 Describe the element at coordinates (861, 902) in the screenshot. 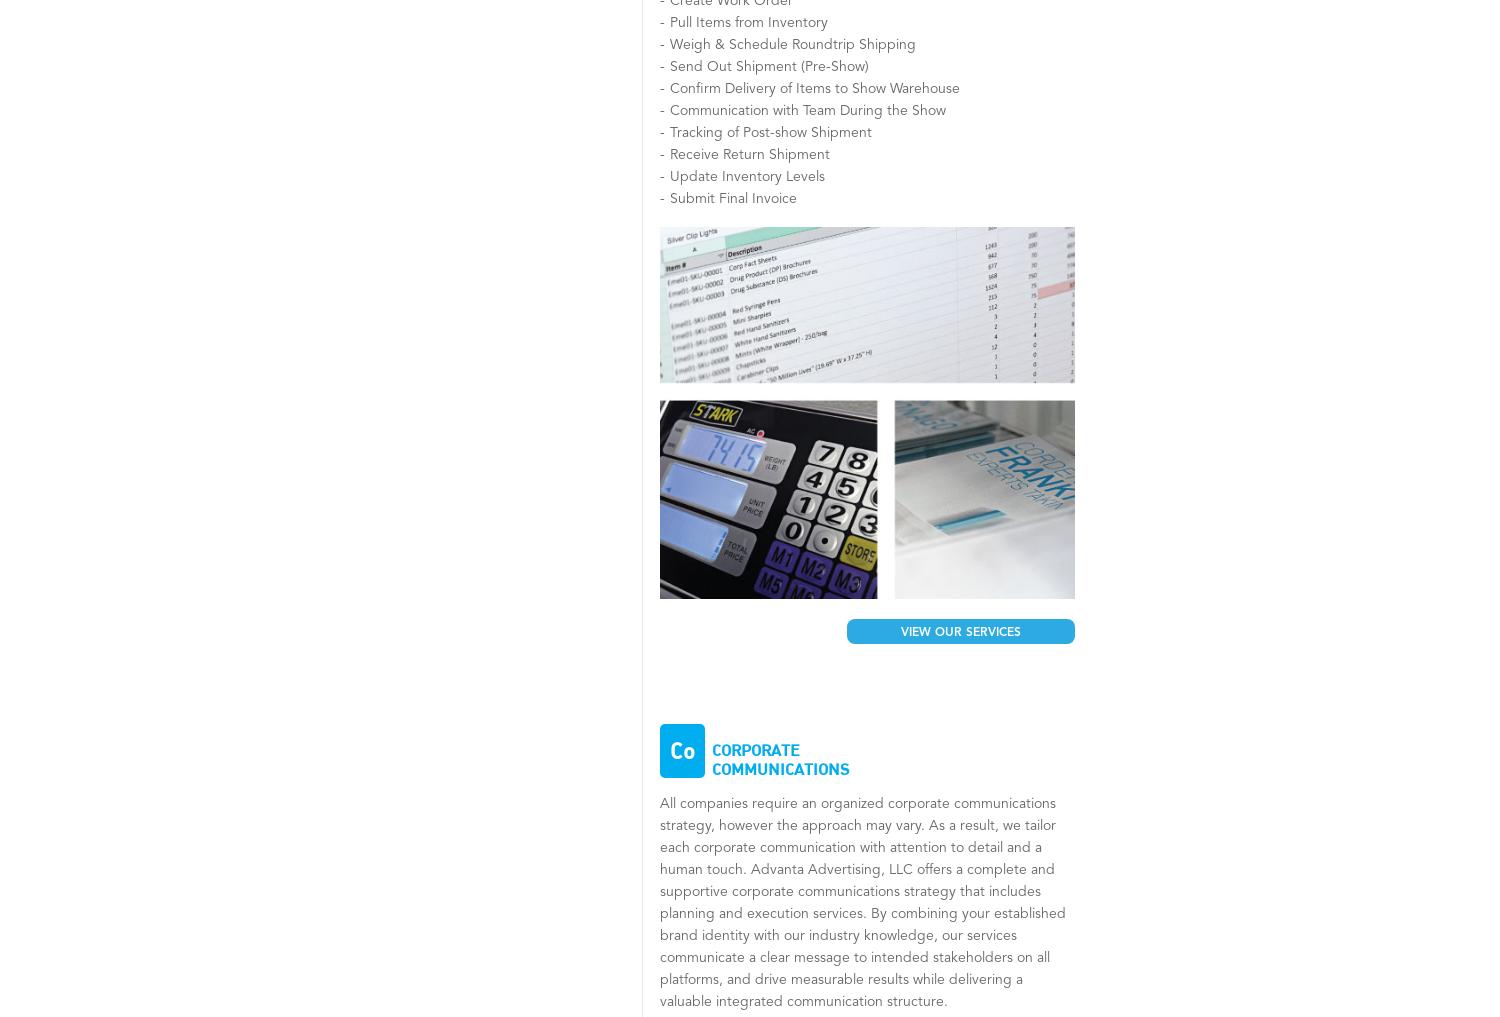

I see `'All companies require an organized corporate communications strategy, however the approach may vary. As a result, we tailor each corporate communication with attention to detail and a human touch. Advanta Advertising, LLC offers a complete and supportive corporate communications strategy that includes planning and execution services. By combining your established brand identity with our industry knowledge, our services communicate a clear message to intended stakeholders on all platforms, and drive measurable results while delivering a valuable integrated communication structure.'` at that location.